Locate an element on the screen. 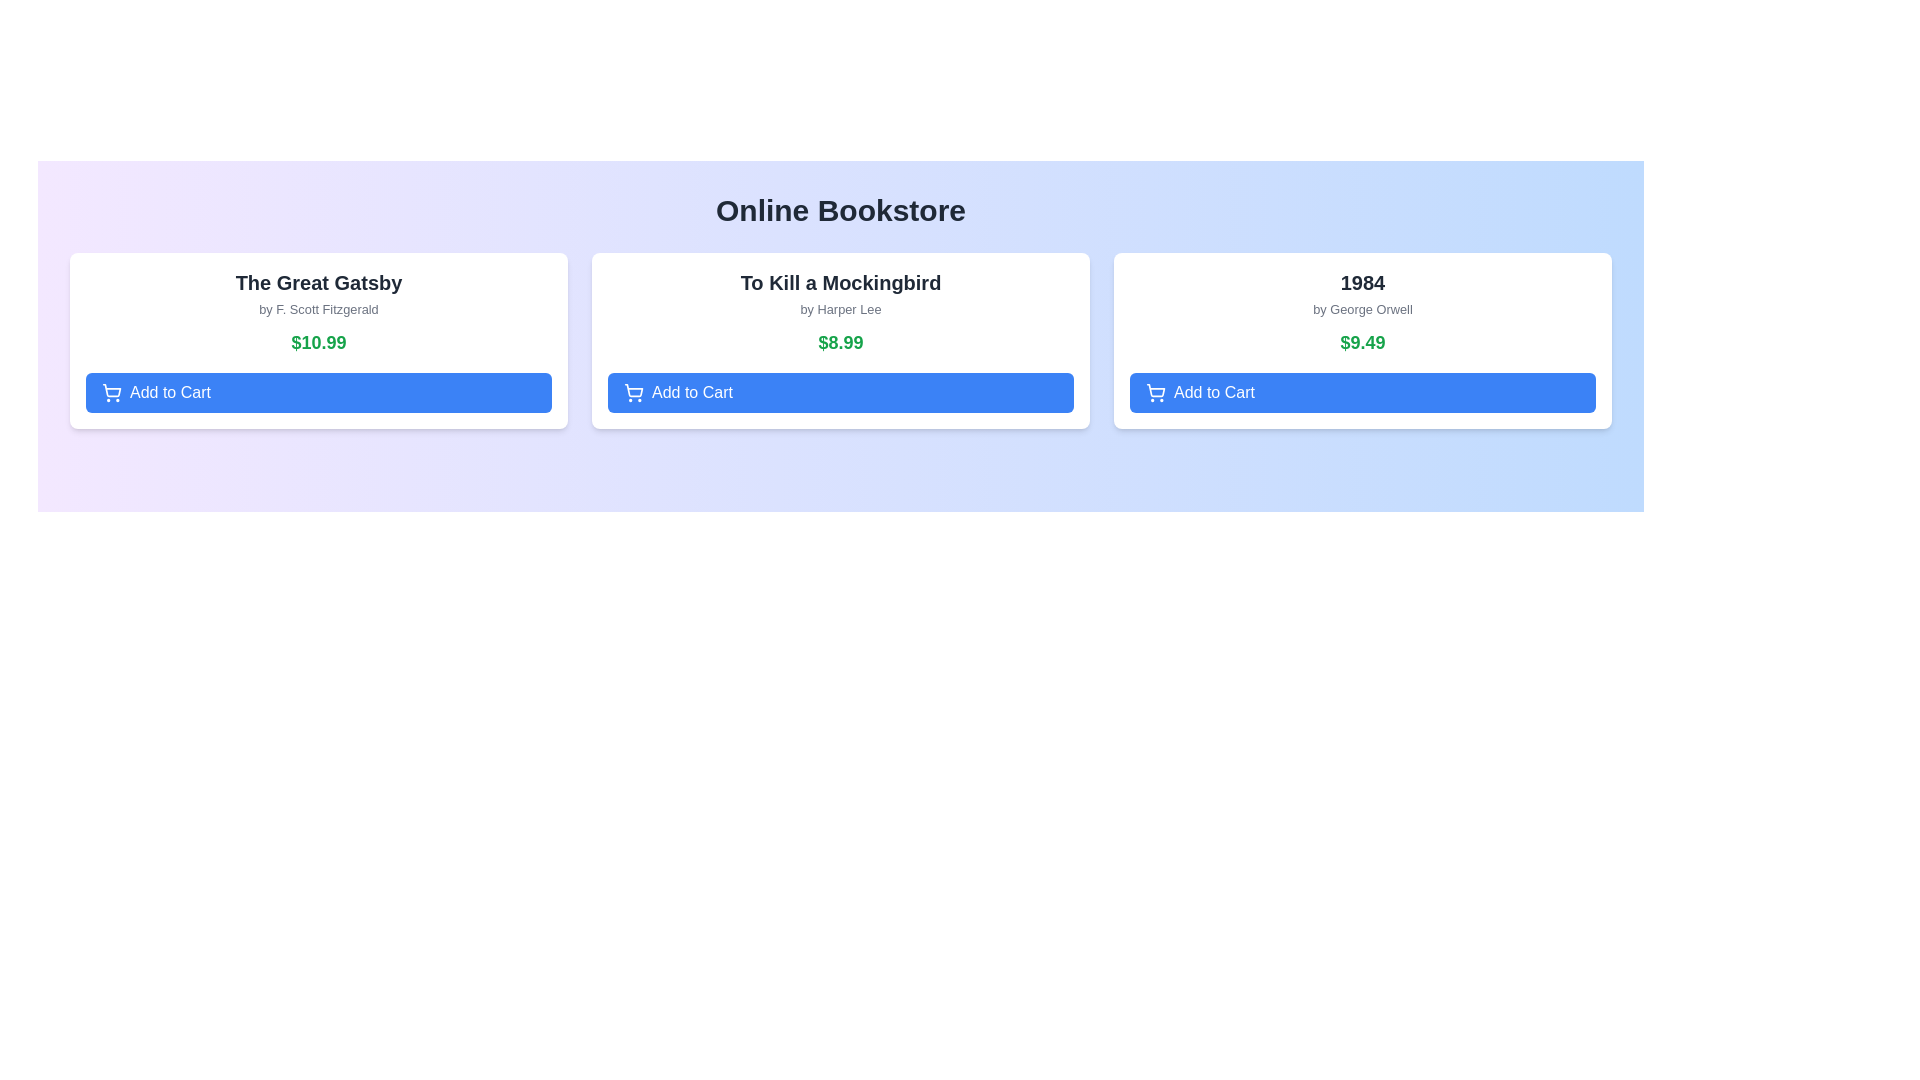  the leftmost icon of the blue 'Add to Cart' button located under 'The Great Gatsby' section is located at coordinates (110, 393).